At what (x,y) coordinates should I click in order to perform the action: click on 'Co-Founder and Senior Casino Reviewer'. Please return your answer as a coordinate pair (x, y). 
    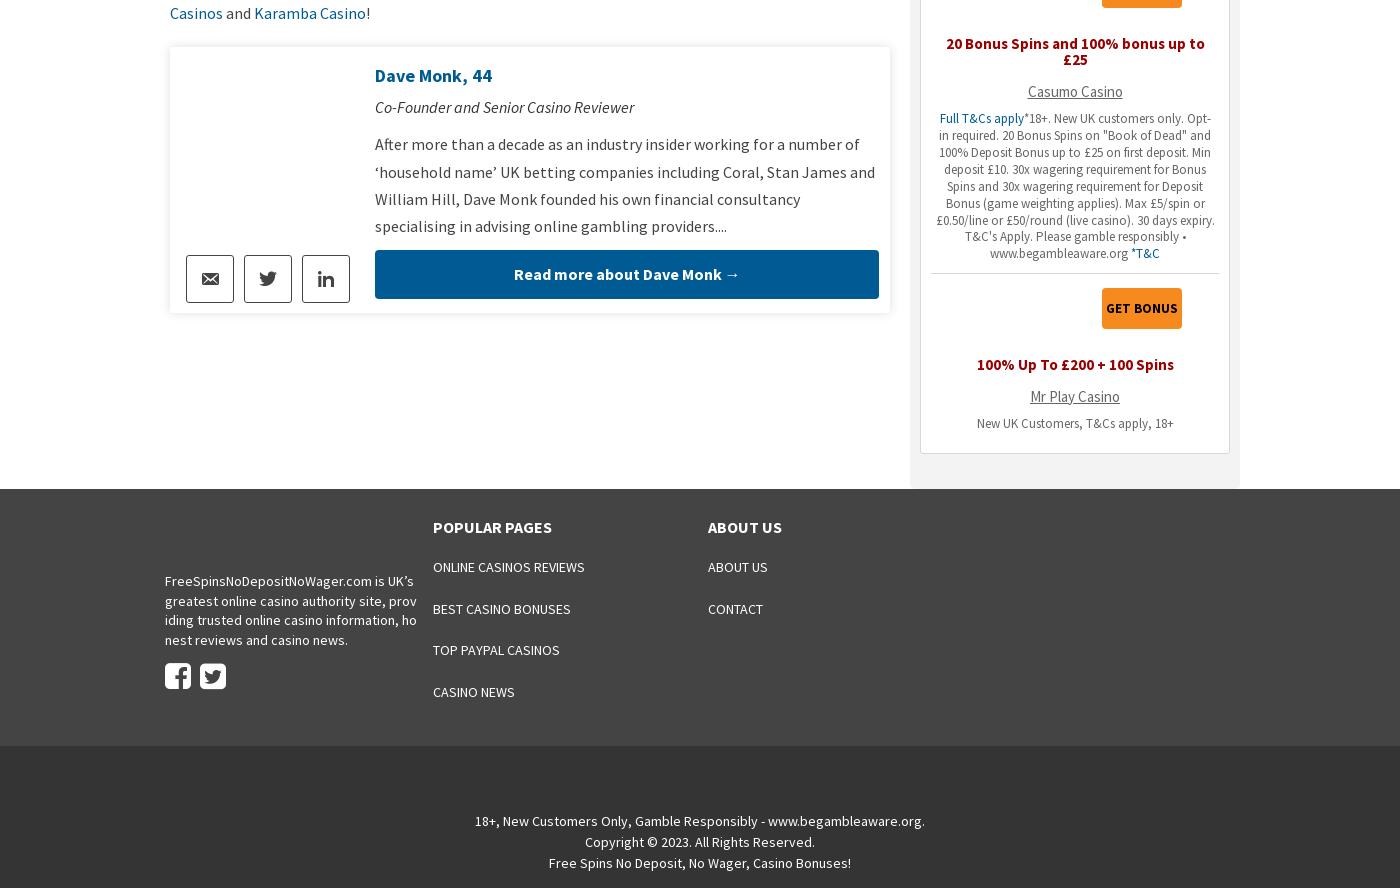
    Looking at the image, I should click on (504, 106).